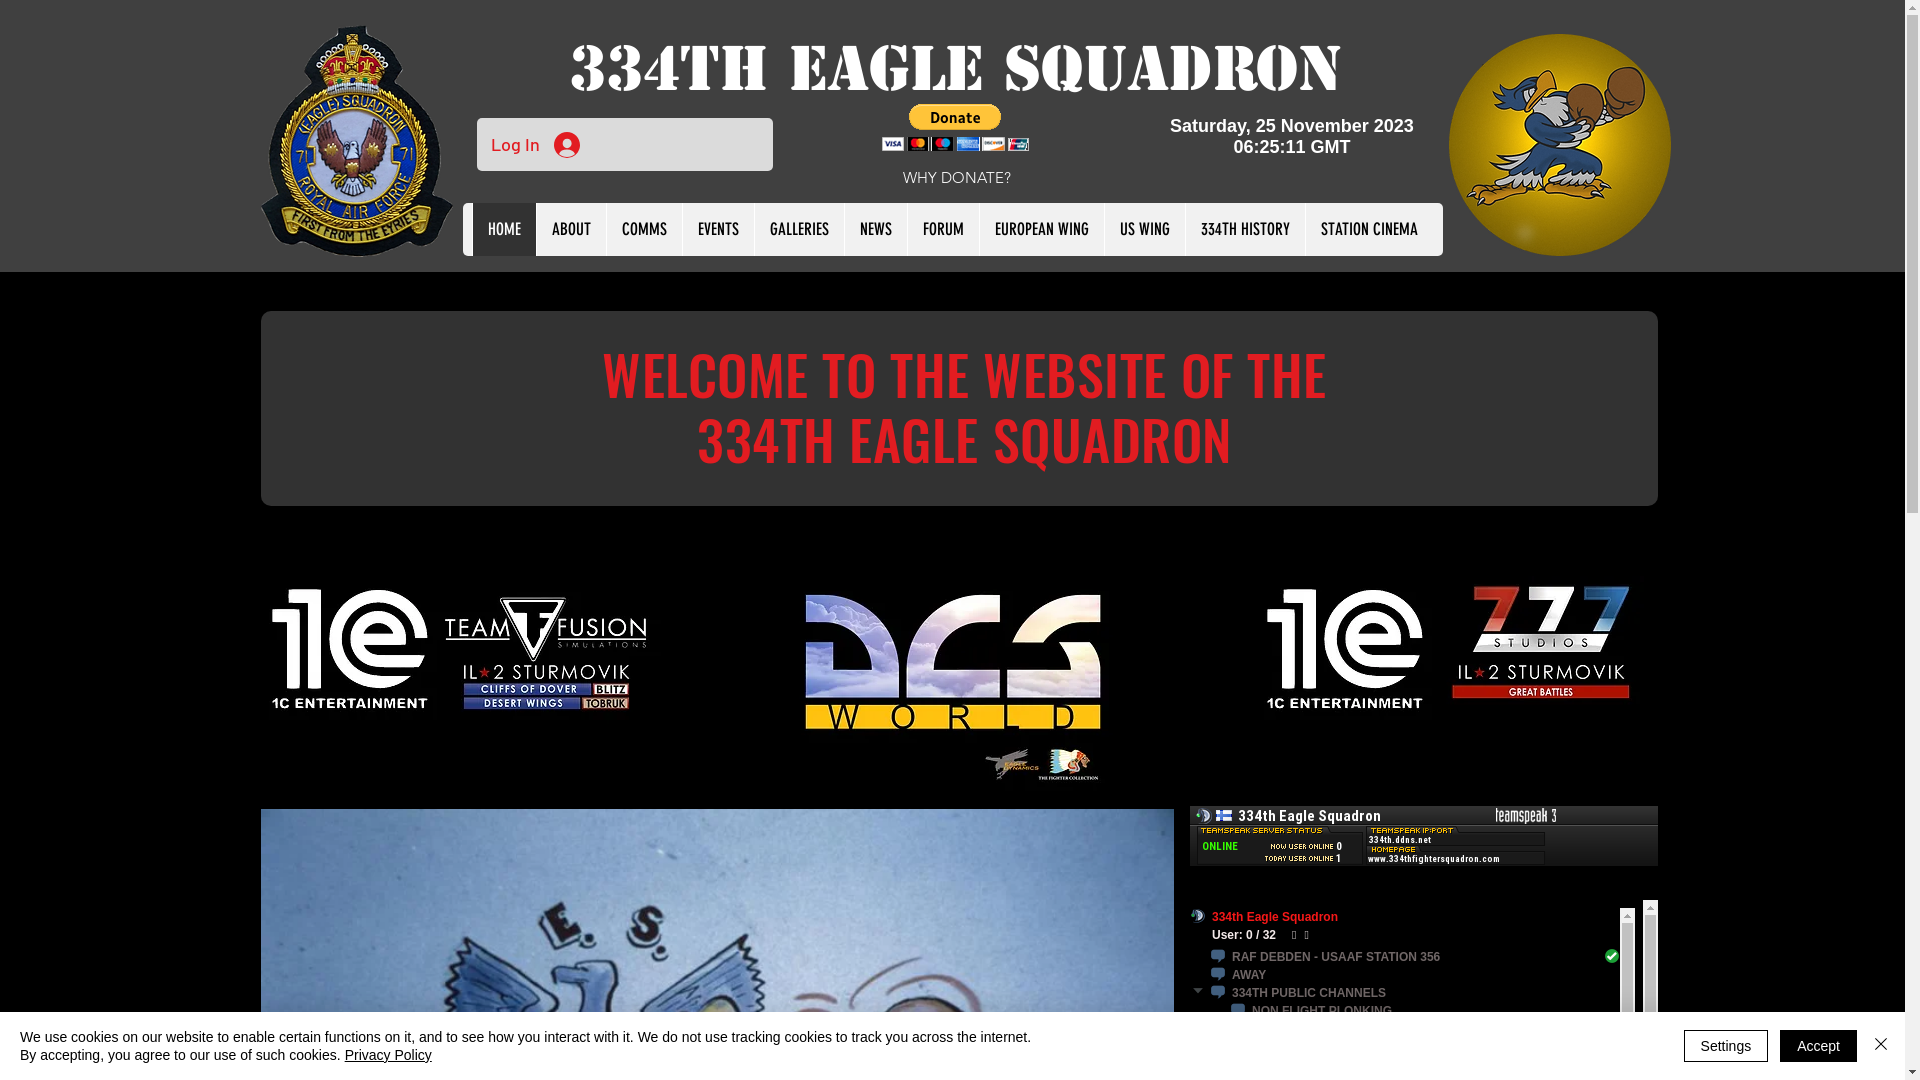 Image resolution: width=1920 pixels, height=1080 pixels. What do you see at coordinates (1725, 1044) in the screenshot?
I see `'Settings'` at bounding box center [1725, 1044].